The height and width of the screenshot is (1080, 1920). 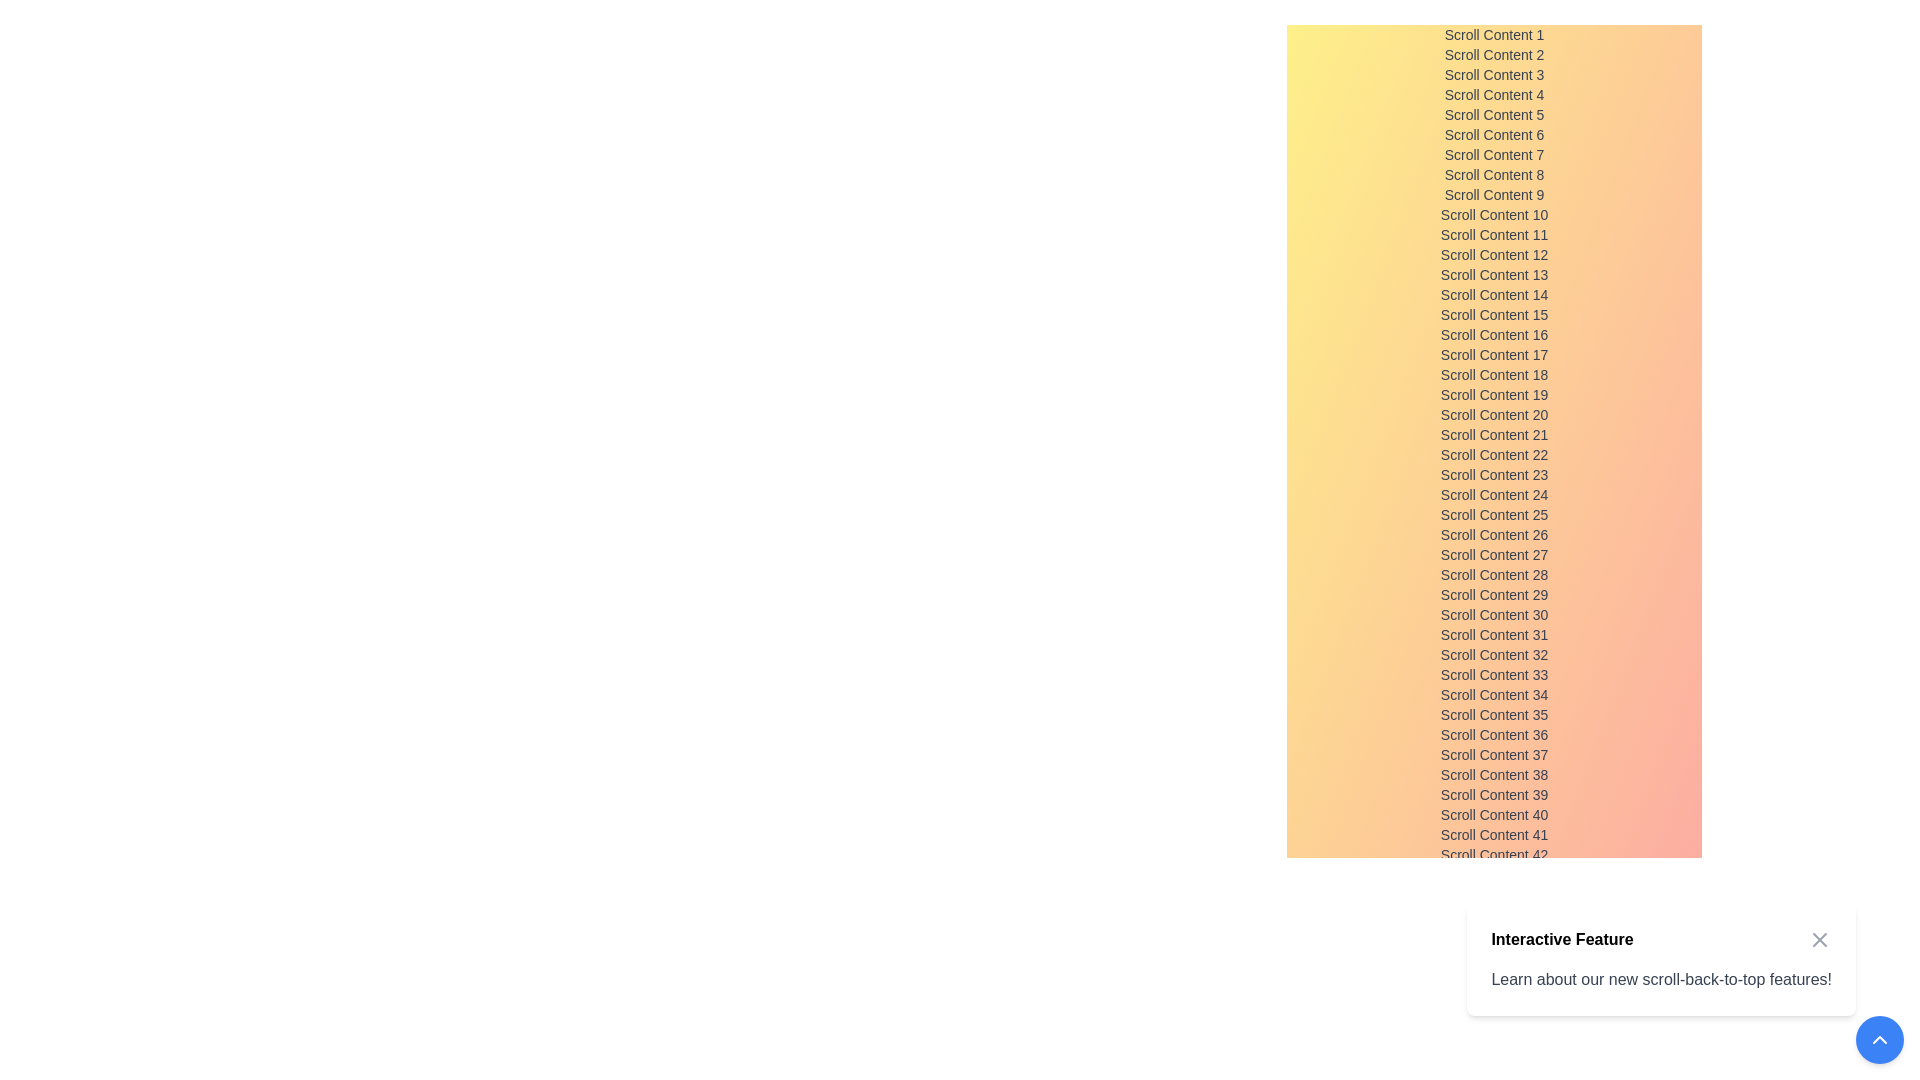 I want to click on the static text label reading 'Scroll Content 42', which is the 42nd item in a vertically stacked list of similar text snippets, aligned centrally on the right side of the layout, so click(x=1494, y=855).